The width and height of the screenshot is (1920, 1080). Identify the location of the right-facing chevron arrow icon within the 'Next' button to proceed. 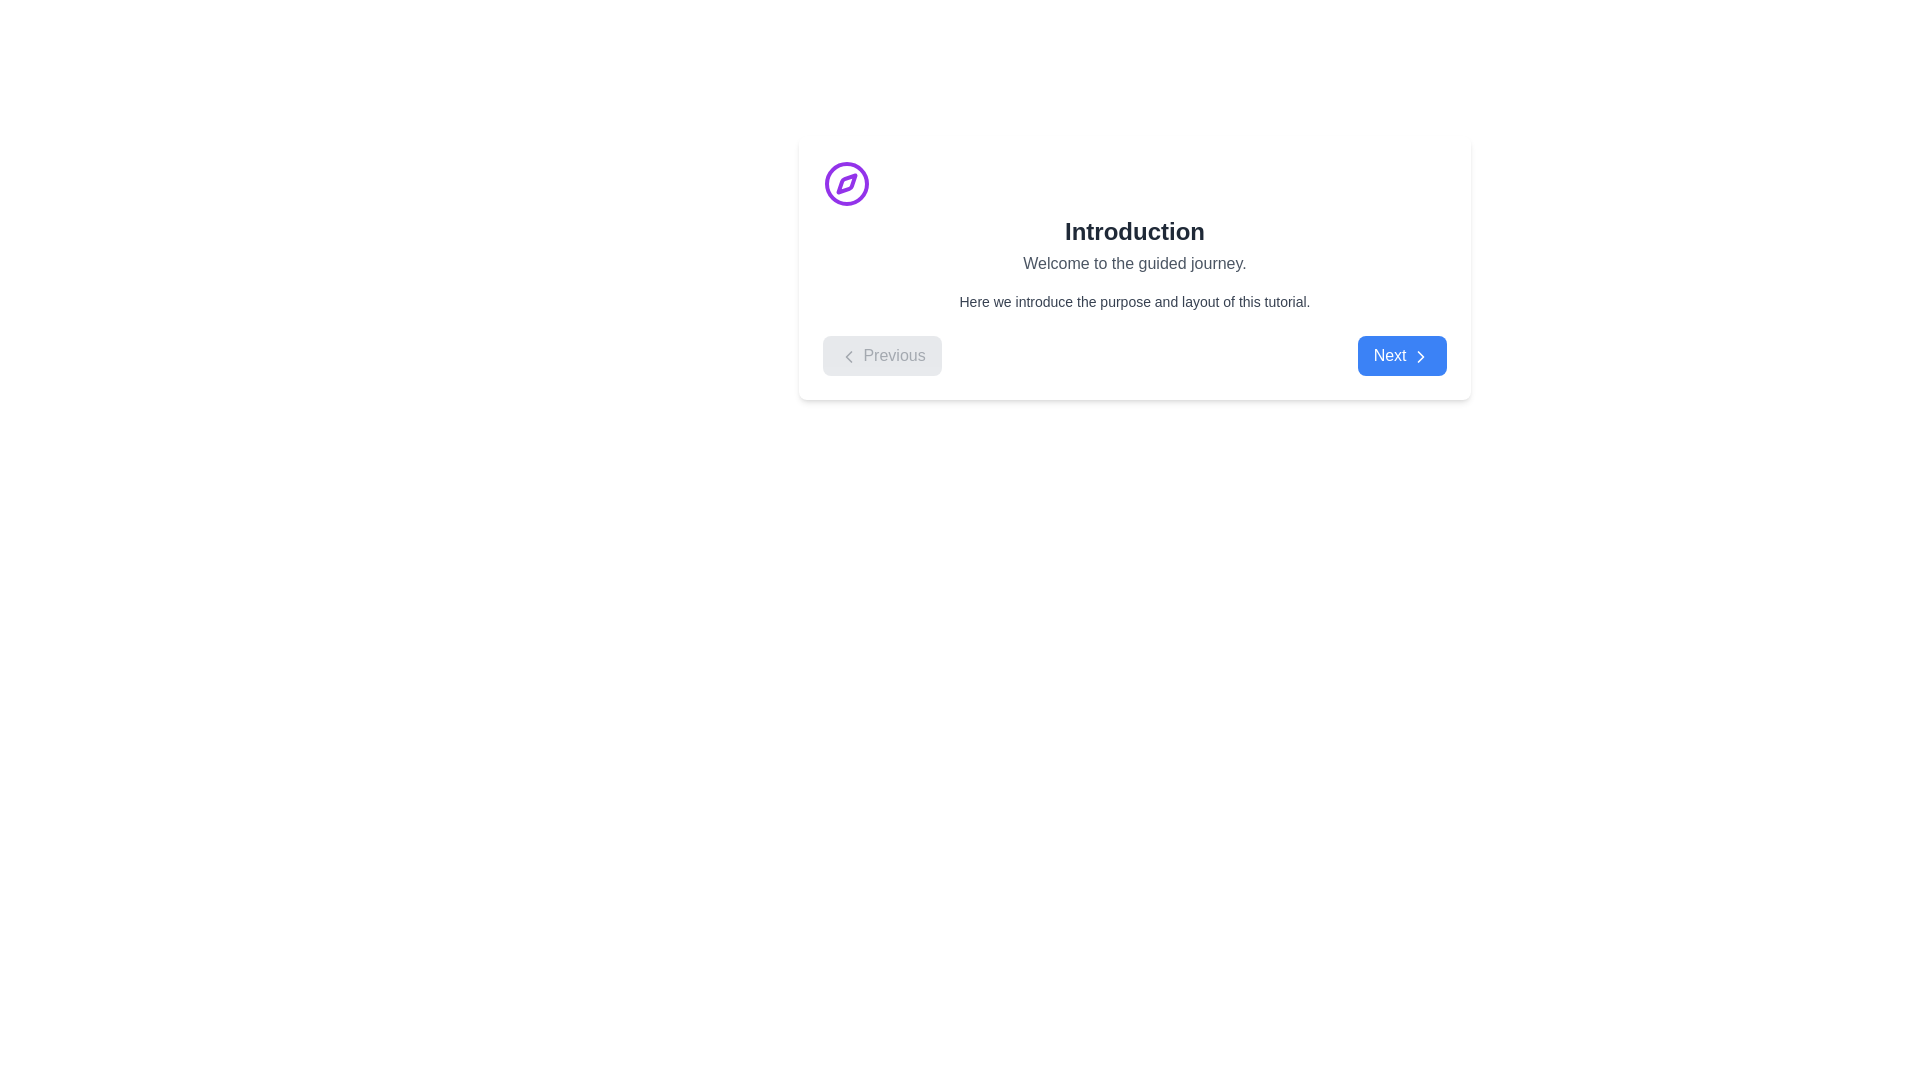
(1419, 354).